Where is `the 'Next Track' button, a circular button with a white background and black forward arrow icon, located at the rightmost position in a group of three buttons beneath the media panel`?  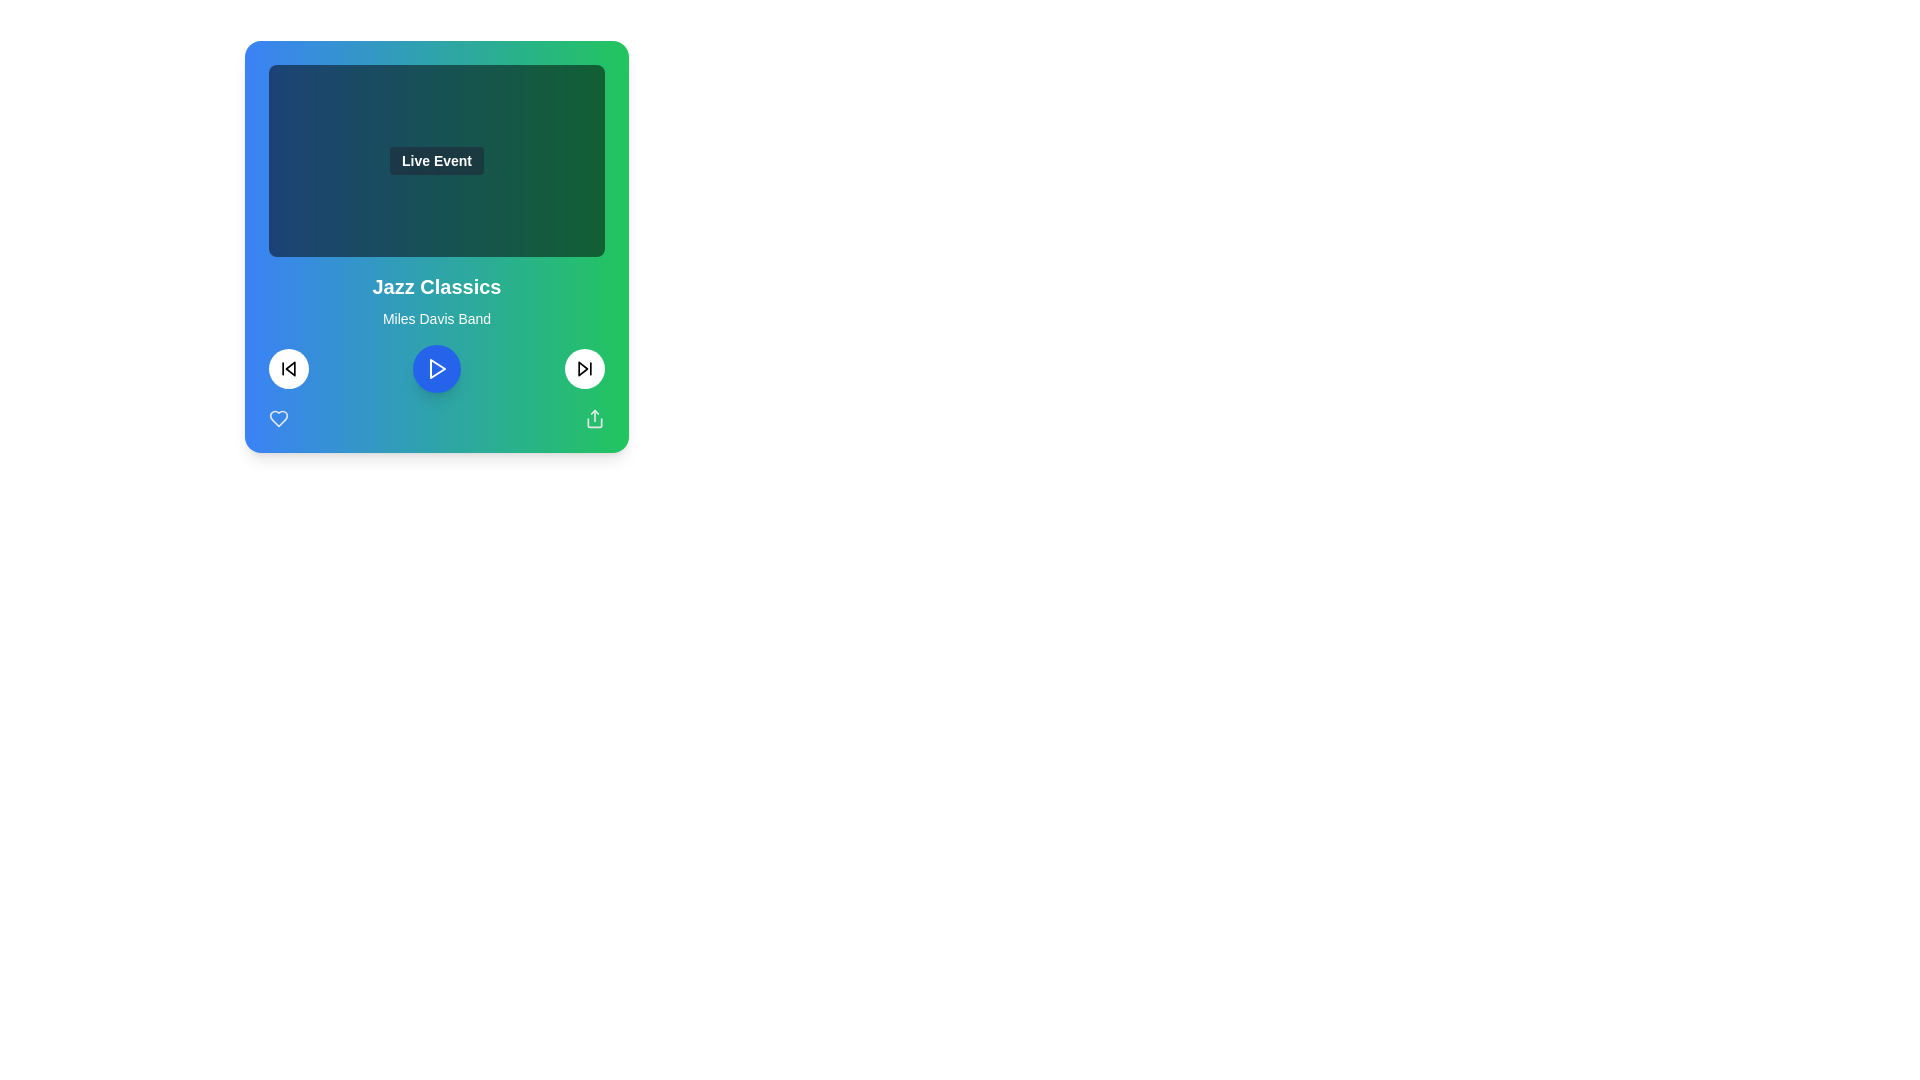 the 'Next Track' button, a circular button with a white background and black forward arrow icon, located at the rightmost position in a group of three buttons beneath the media panel is located at coordinates (584, 369).